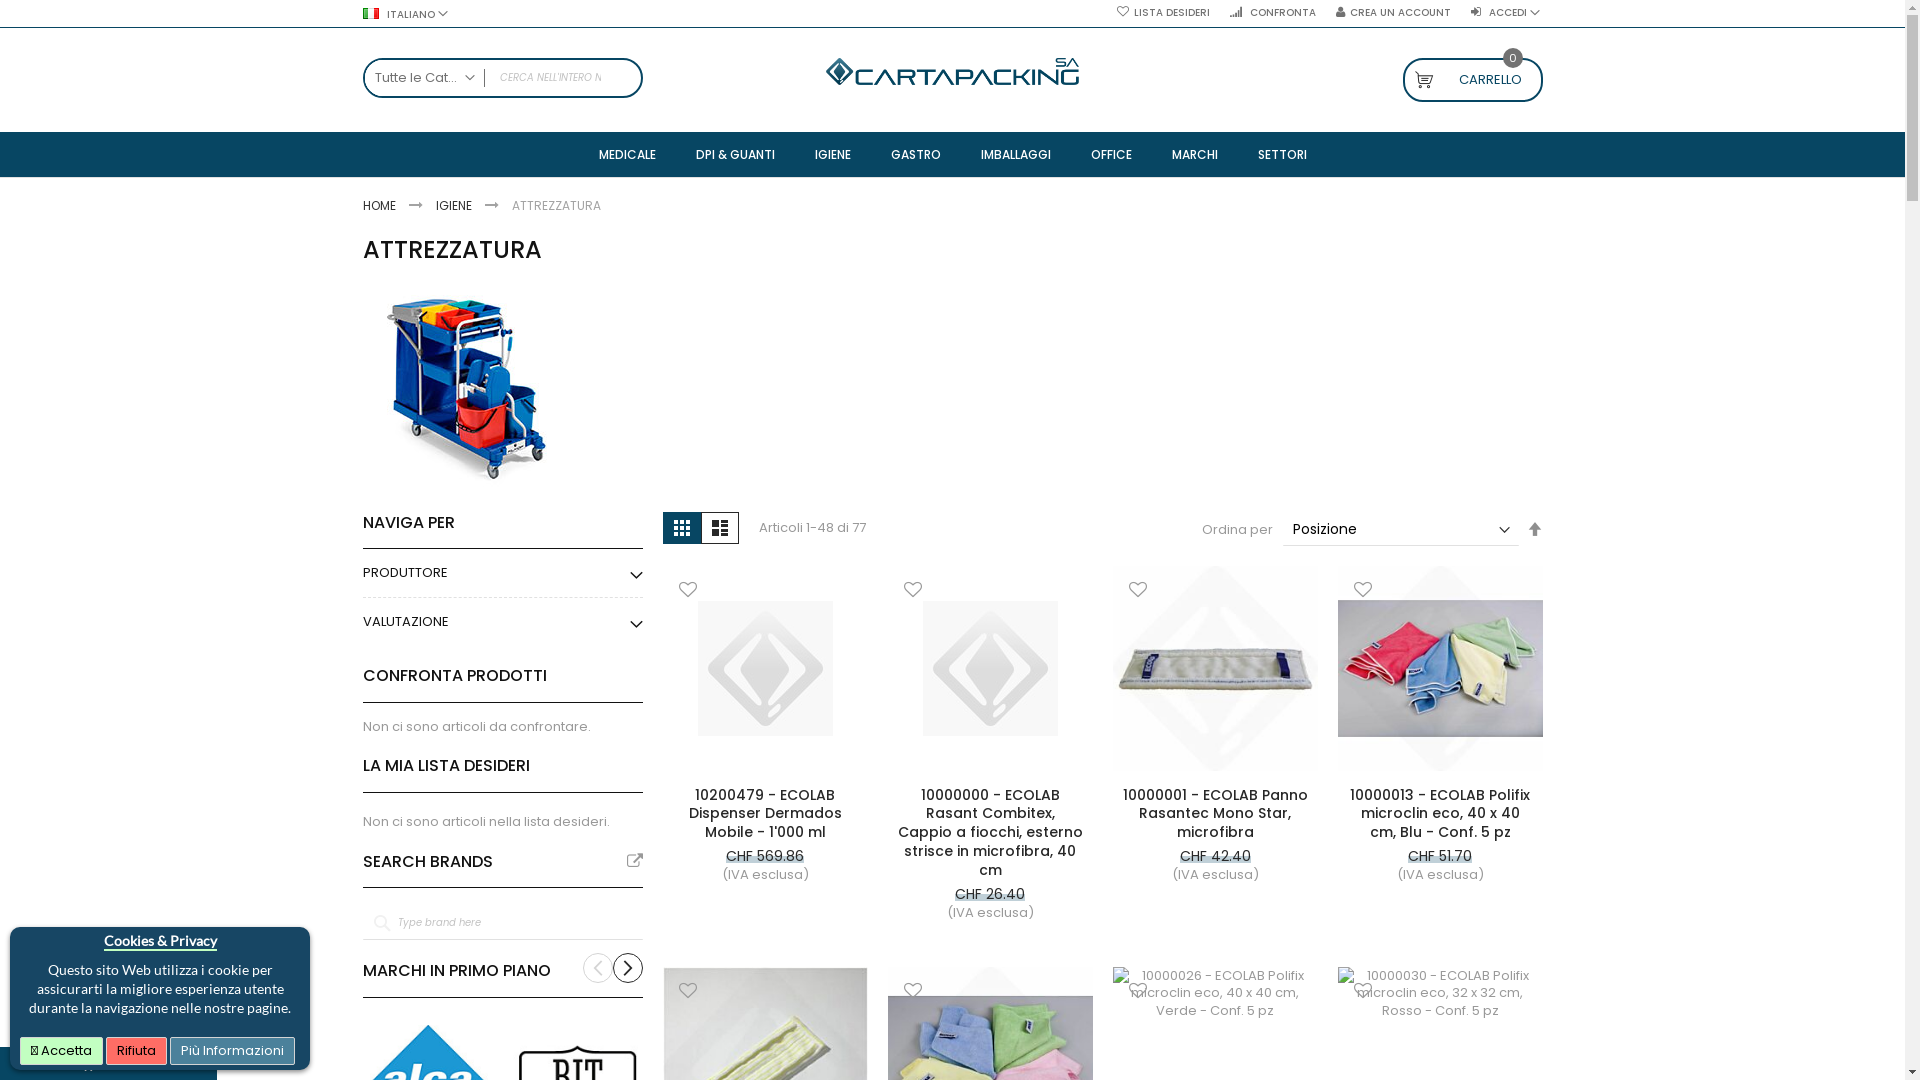 The image size is (1920, 1080). Describe the element at coordinates (1533, 528) in the screenshot. I see `'Imposta la direzione decrescente'` at that location.